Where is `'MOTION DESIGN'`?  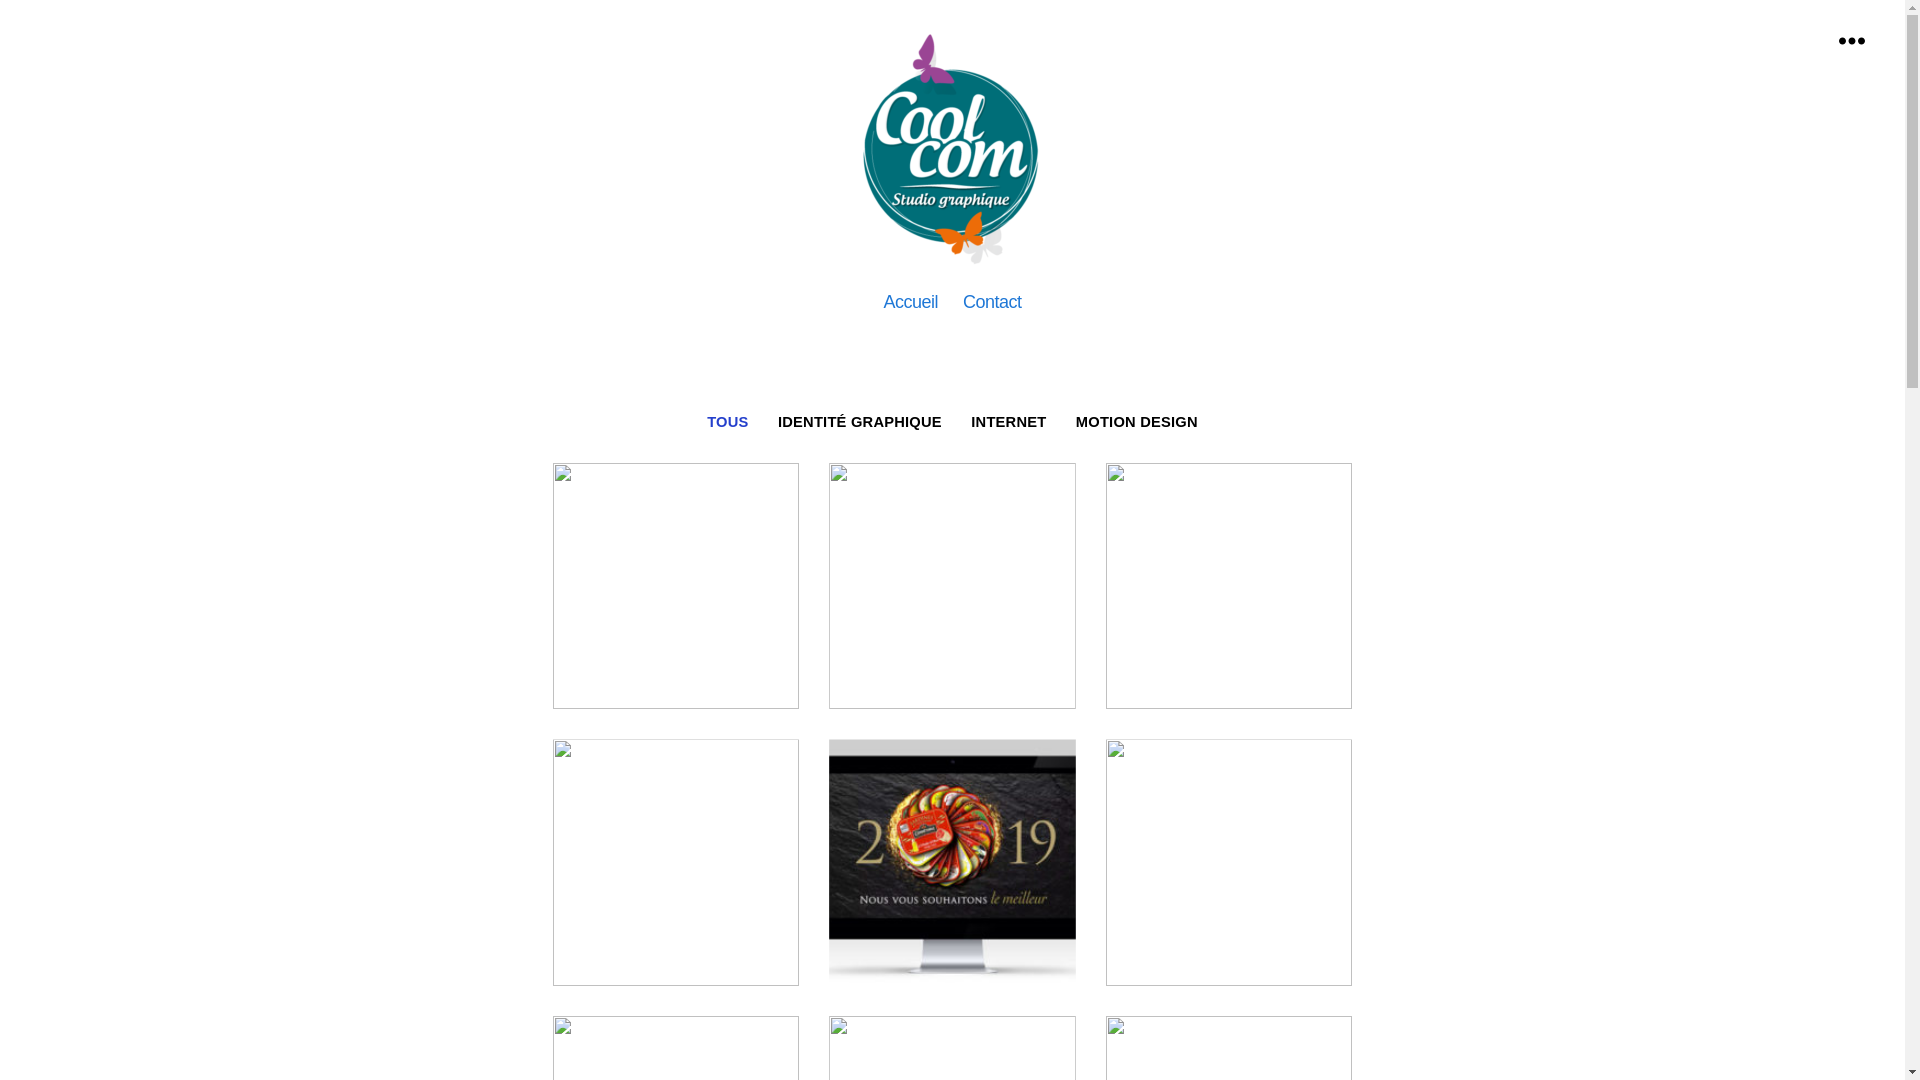 'MOTION DESIGN' is located at coordinates (1059, 421).